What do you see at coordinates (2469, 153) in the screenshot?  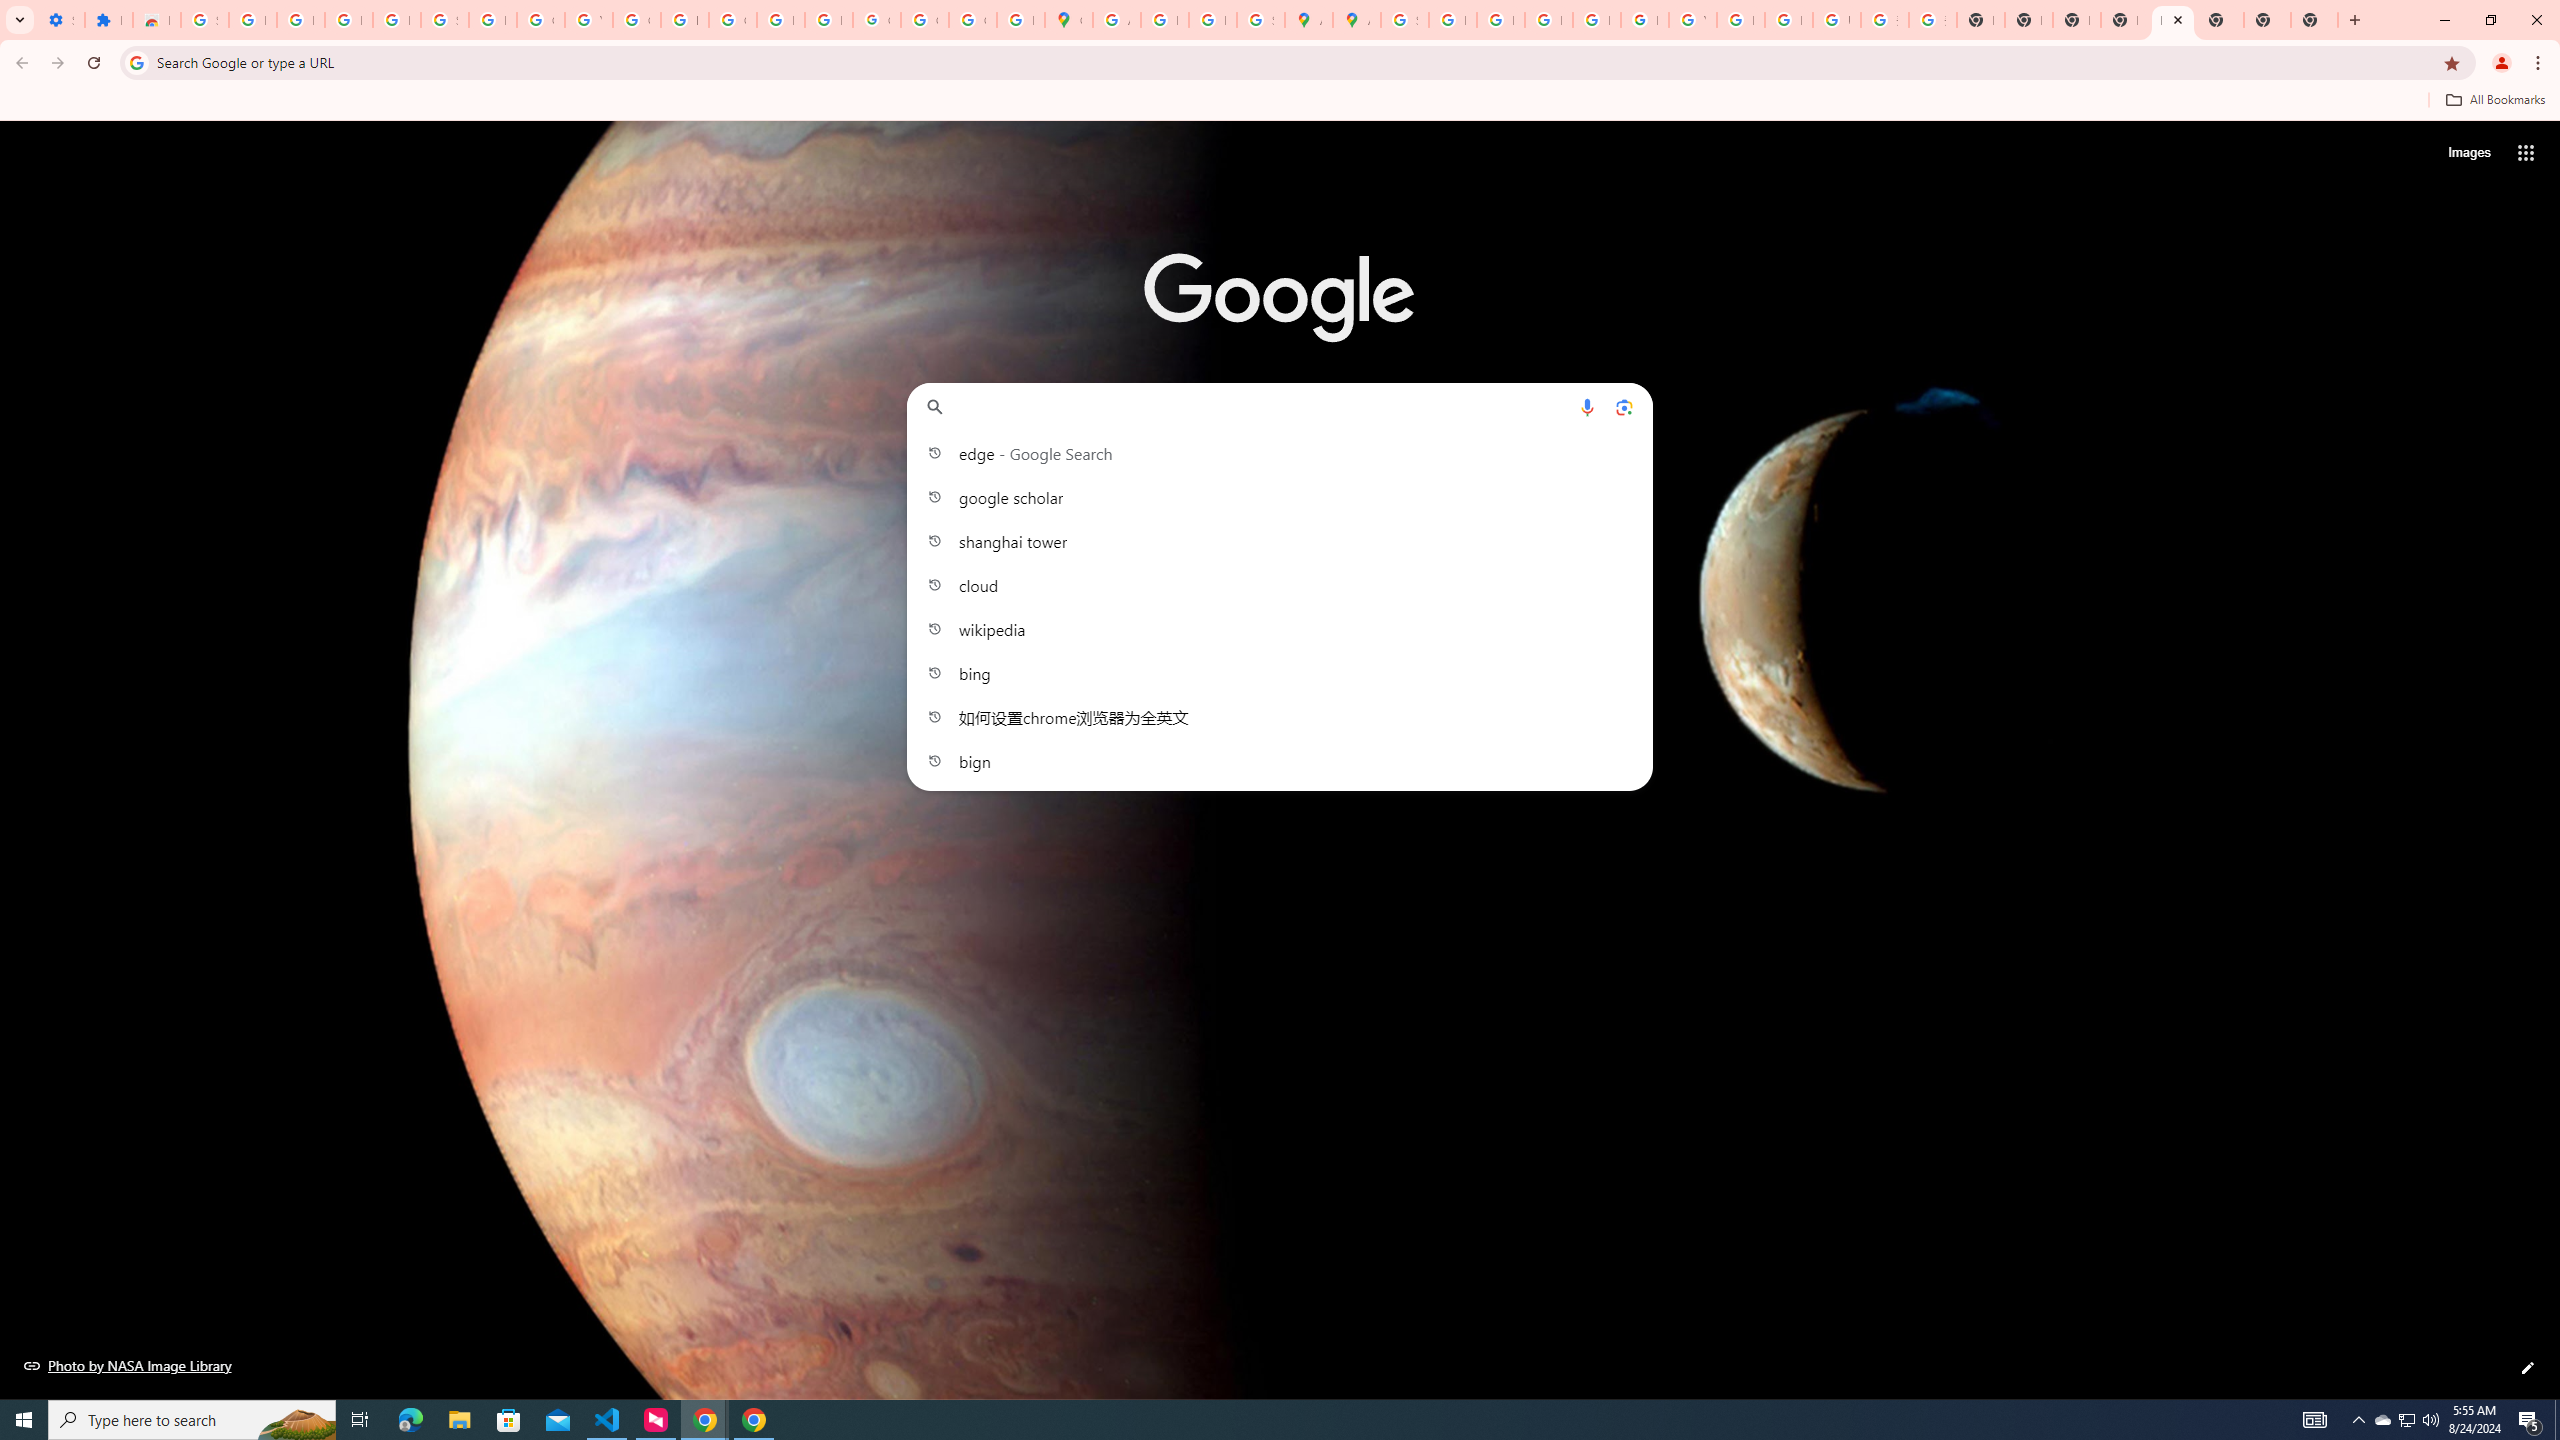 I see `'Search for Images '` at bounding box center [2469, 153].